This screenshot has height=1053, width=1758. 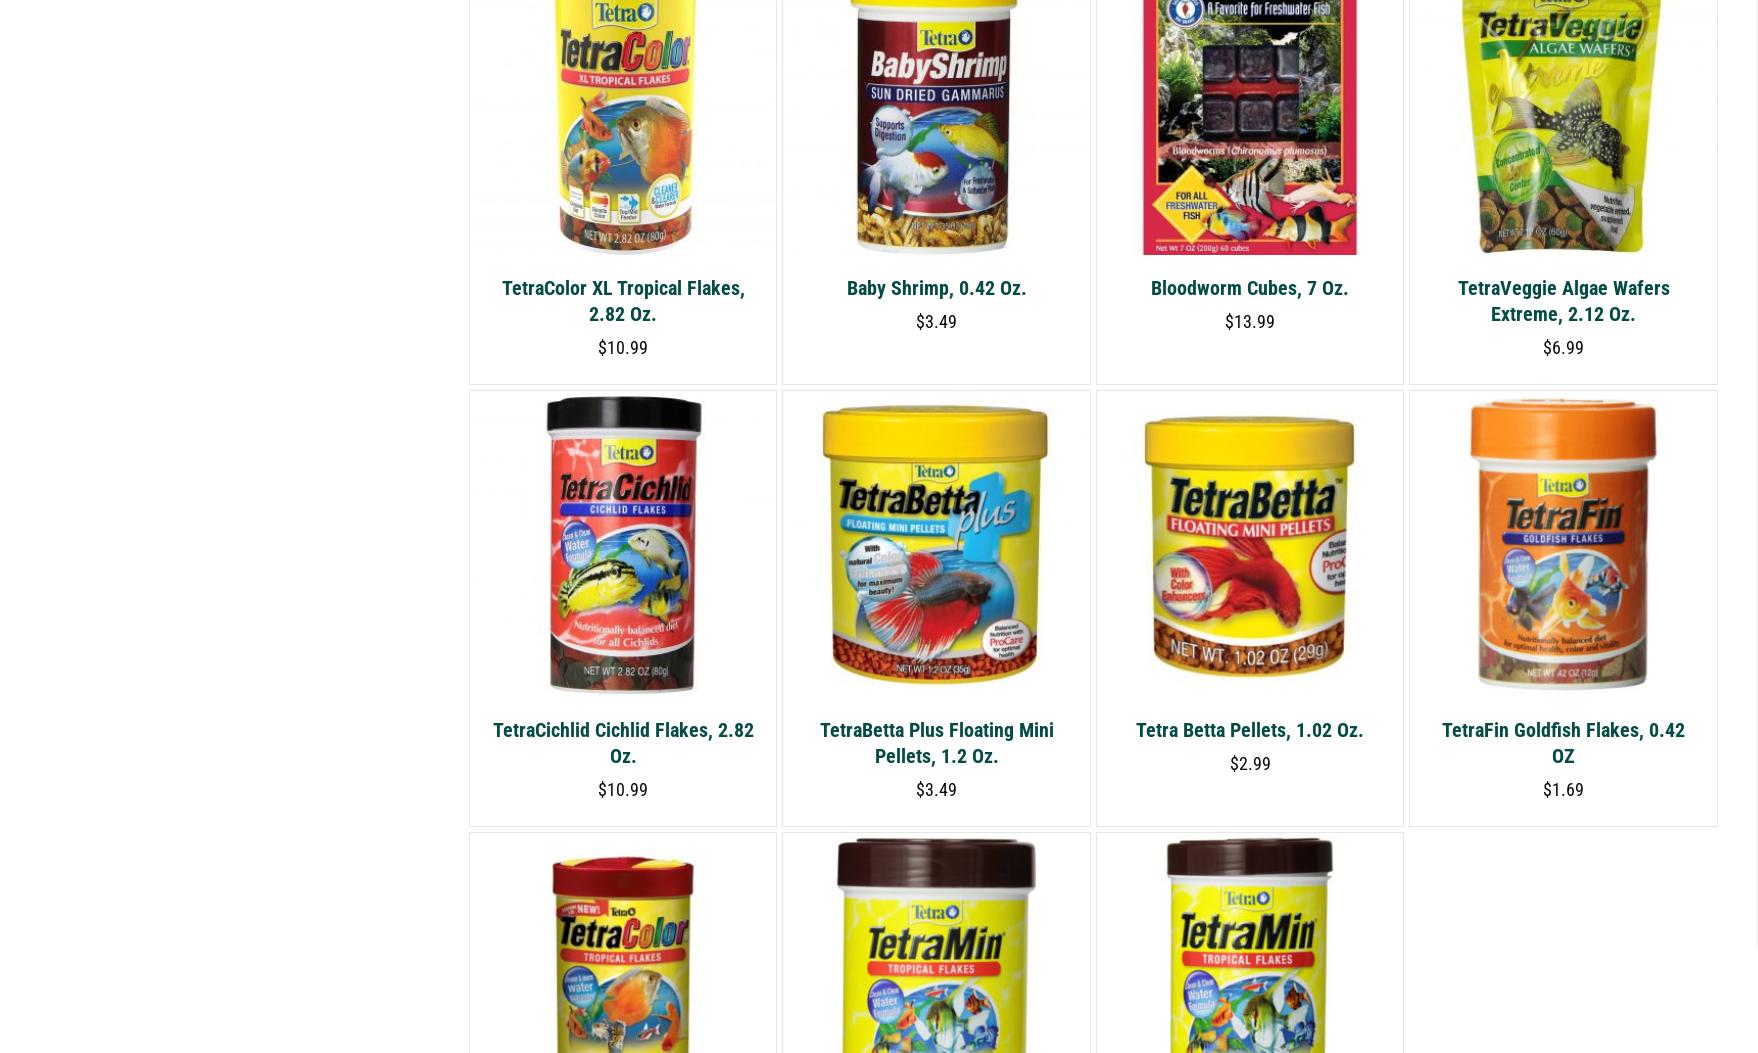 I want to click on 'Bloodworm Cubes, 7 oz.', so click(x=1249, y=286).